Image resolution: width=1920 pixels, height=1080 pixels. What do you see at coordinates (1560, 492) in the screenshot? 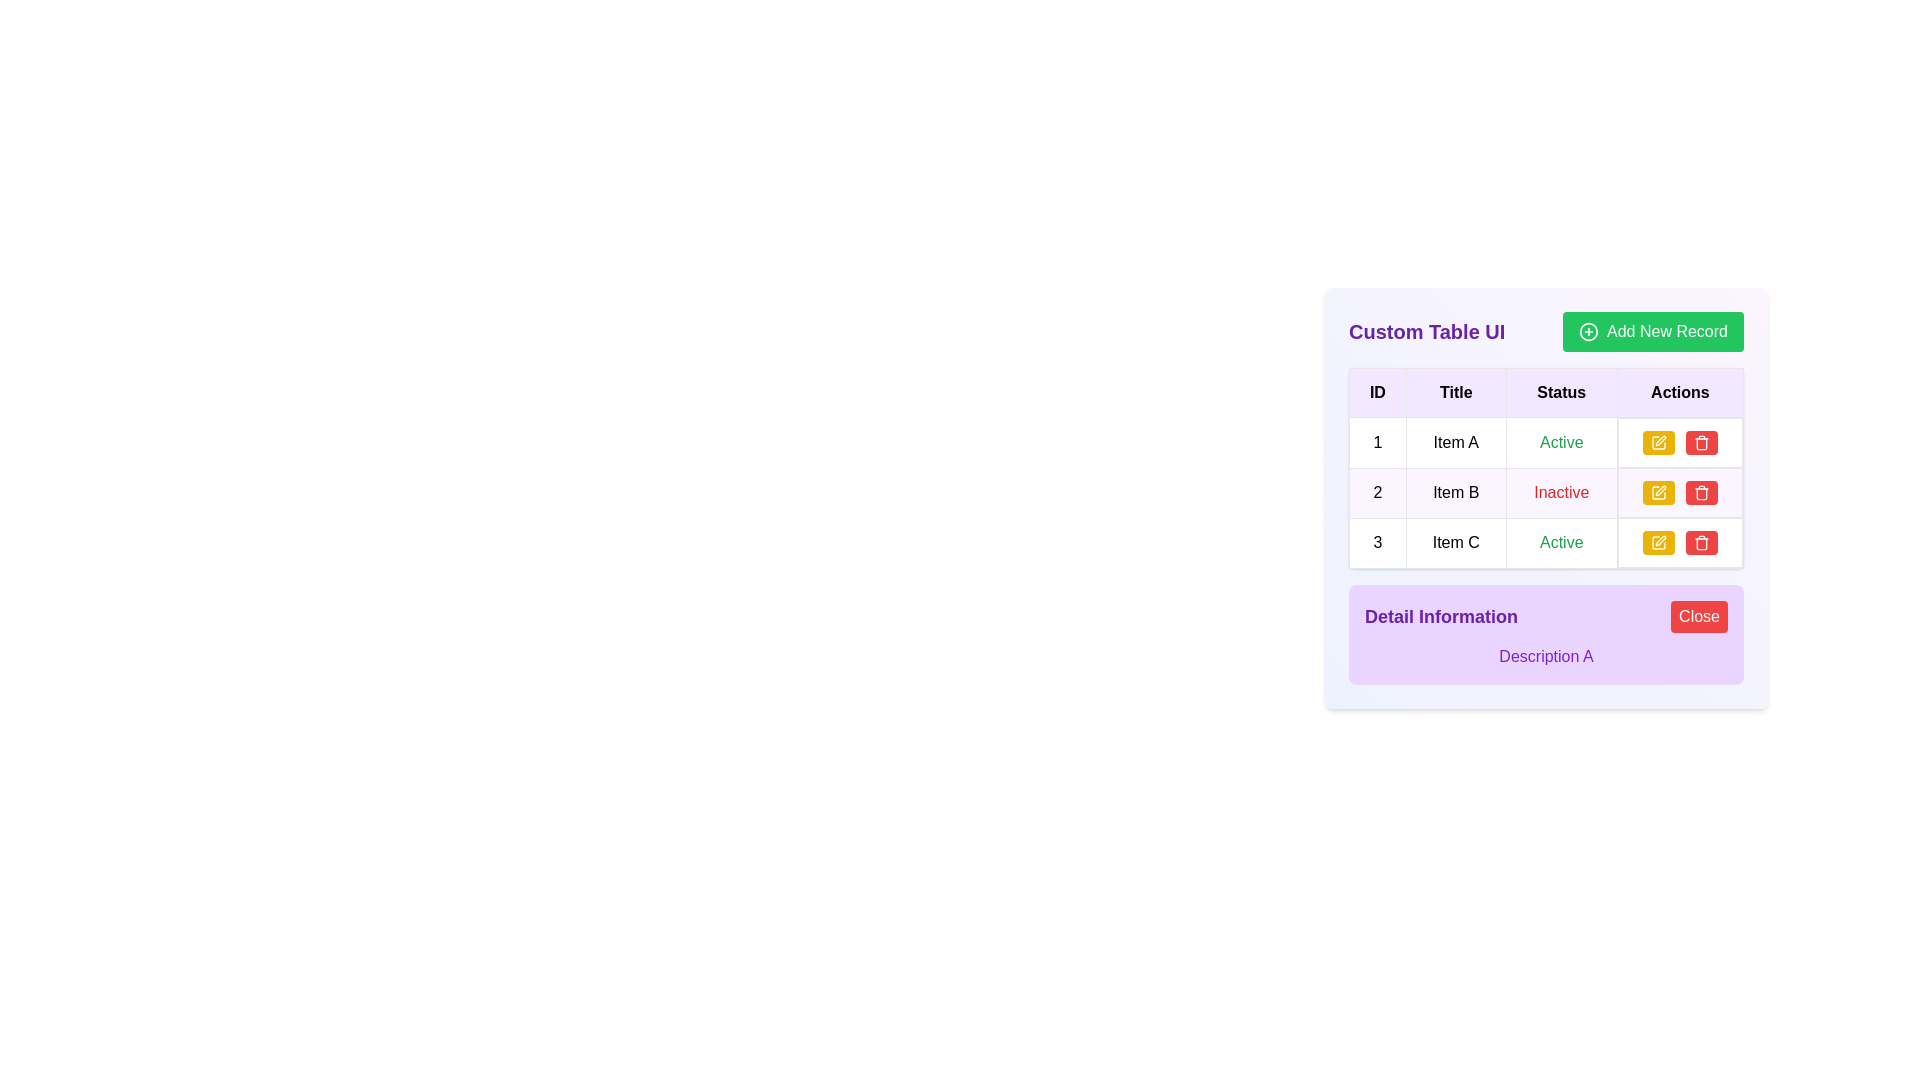
I see `the 'Inactive' text label displayed in bold red font located in the 'Status' column of the second row in the data table` at bounding box center [1560, 492].